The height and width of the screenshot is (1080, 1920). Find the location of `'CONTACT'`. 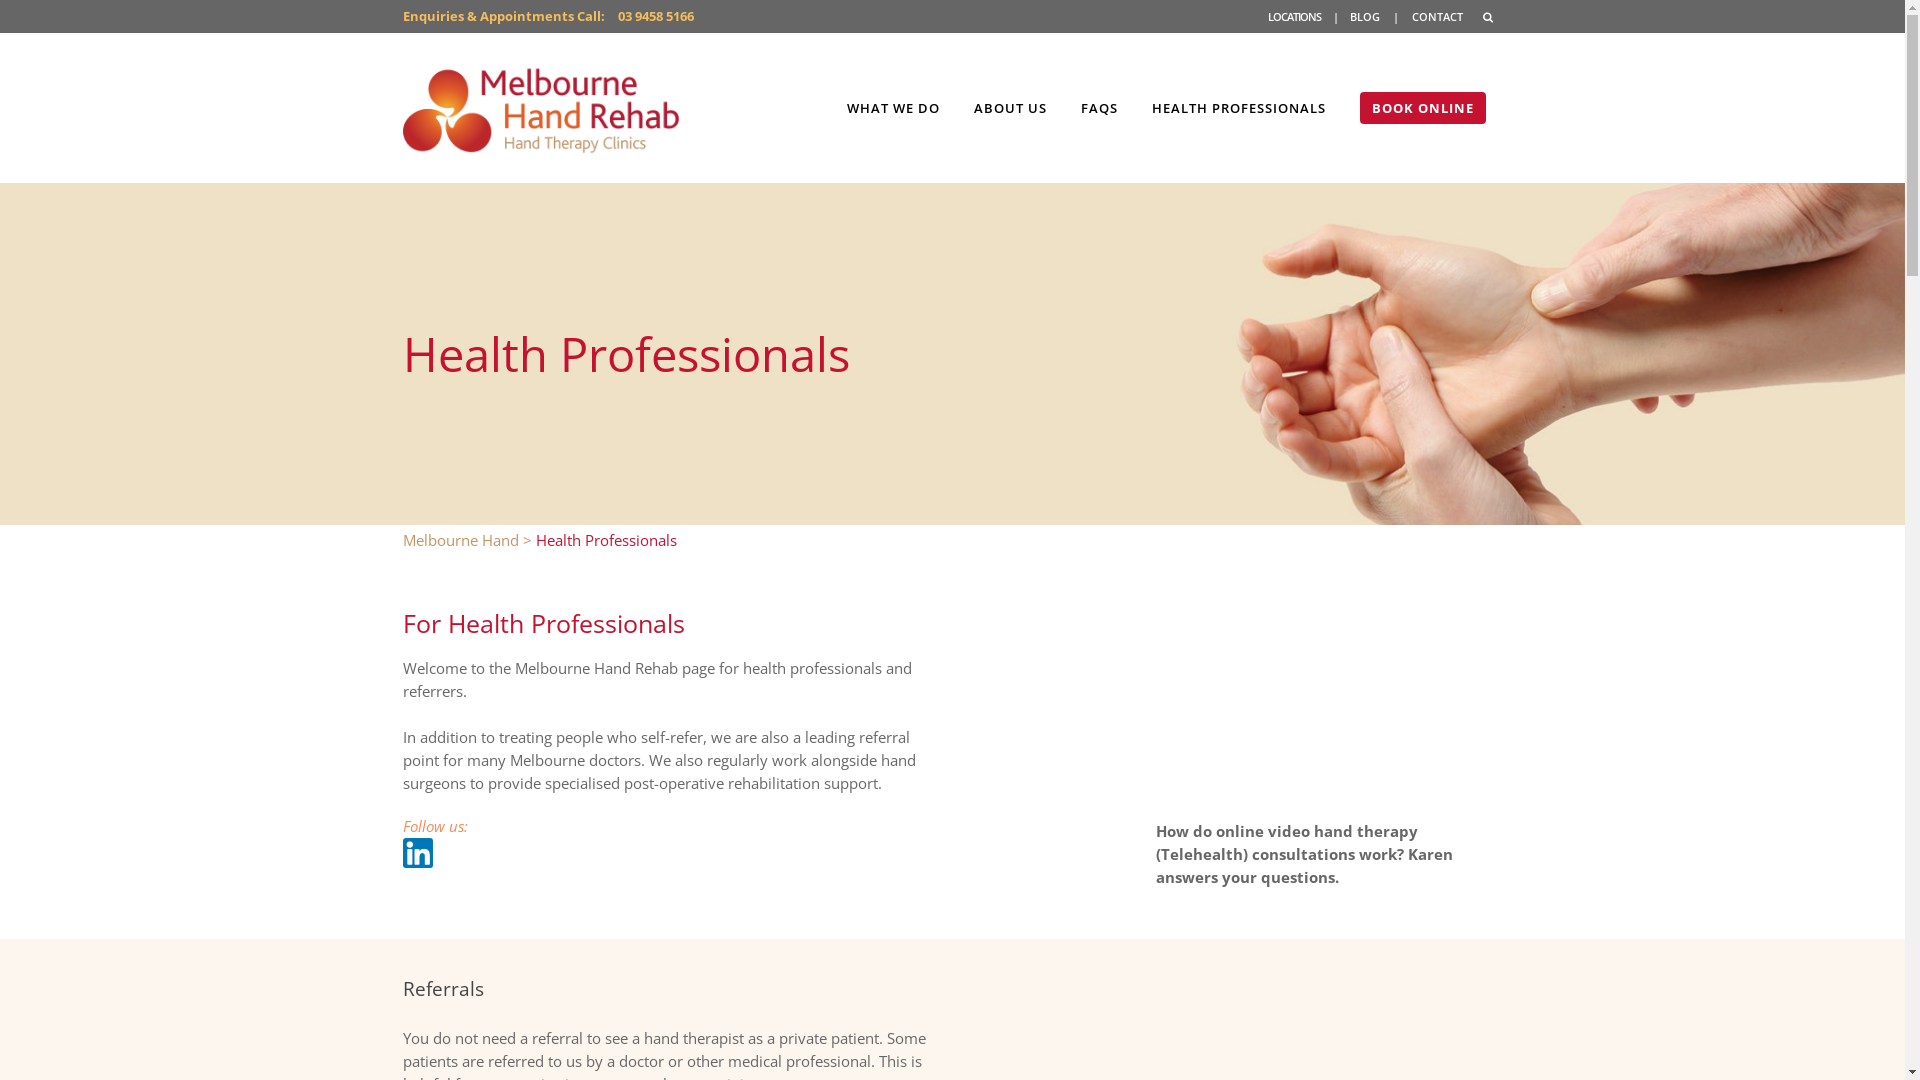

'CONTACT' is located at coordinates (1436, 16).